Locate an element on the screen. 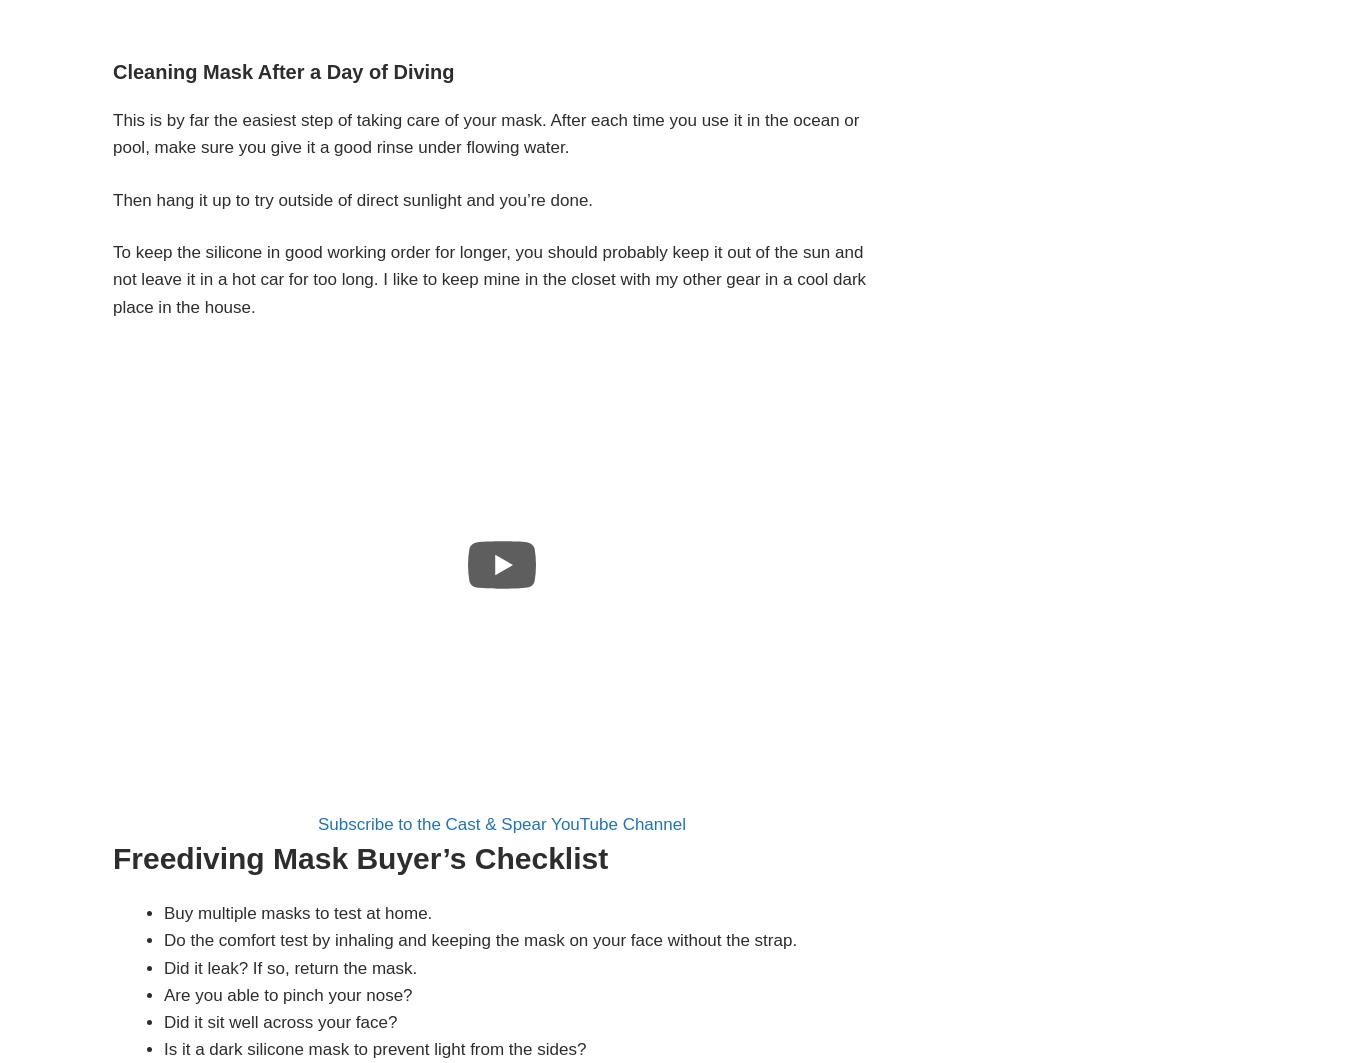 The height and width of the screenshot is (1063, 1366). 'Freediving Mask Buyer’s Checklist' is located at coordinates (359, 857).